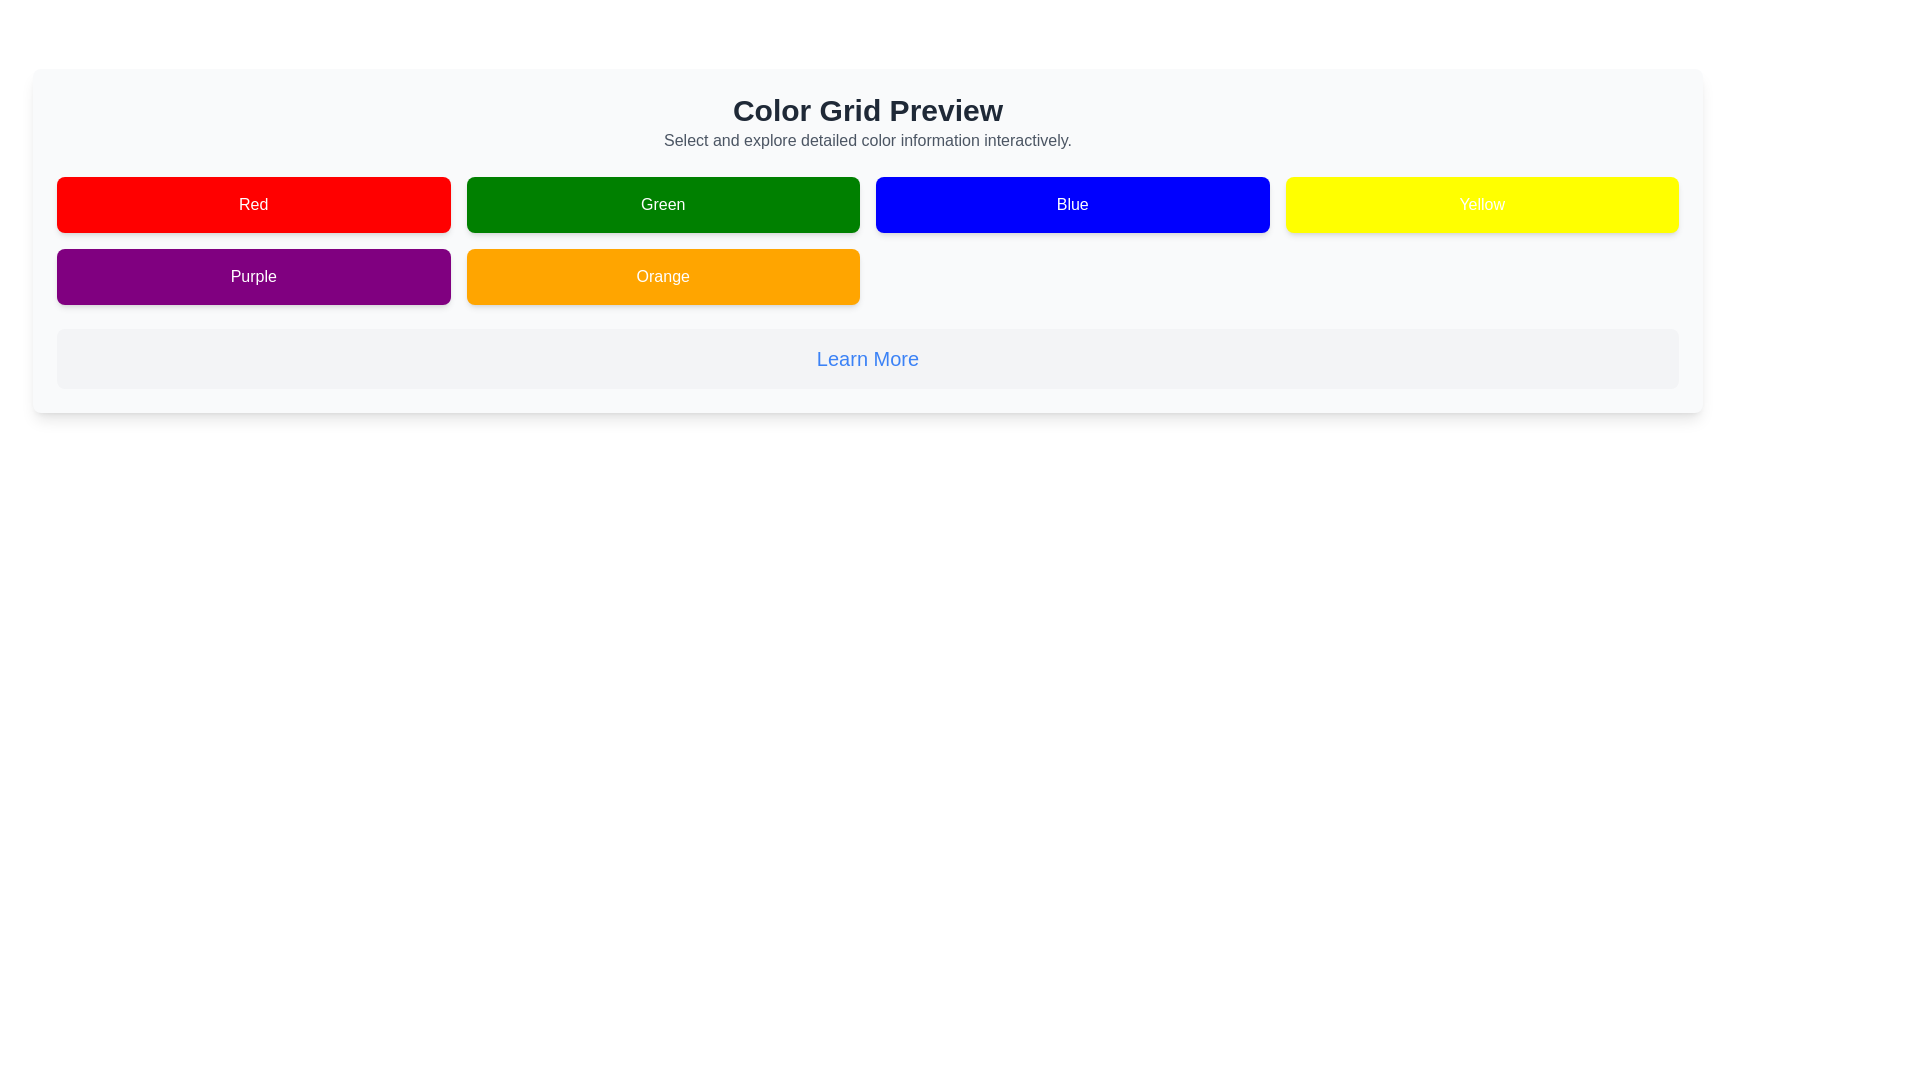  What do you see at coordinates (252, 204) in the screenshot?
I see `the red button labeled 'Red'` at bounding box center [252, 204].